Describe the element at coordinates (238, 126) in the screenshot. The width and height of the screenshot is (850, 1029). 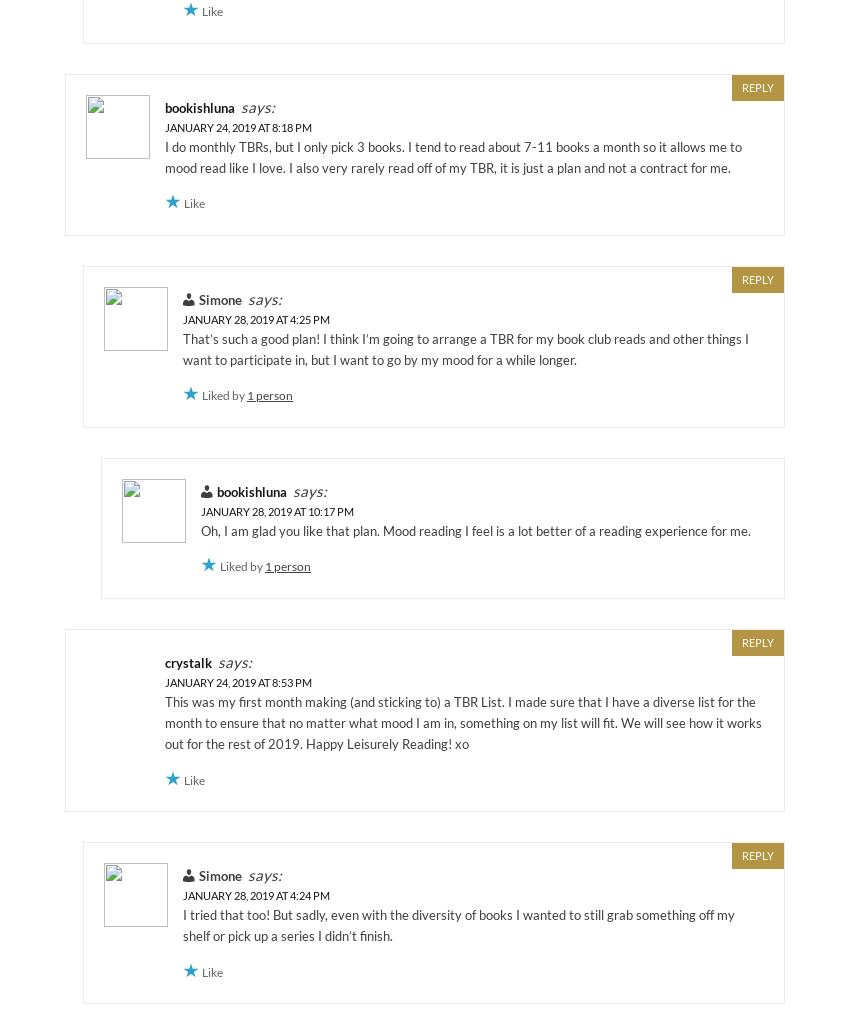
I see `'January 24, 2019 at 8:18 pm'` at that location.